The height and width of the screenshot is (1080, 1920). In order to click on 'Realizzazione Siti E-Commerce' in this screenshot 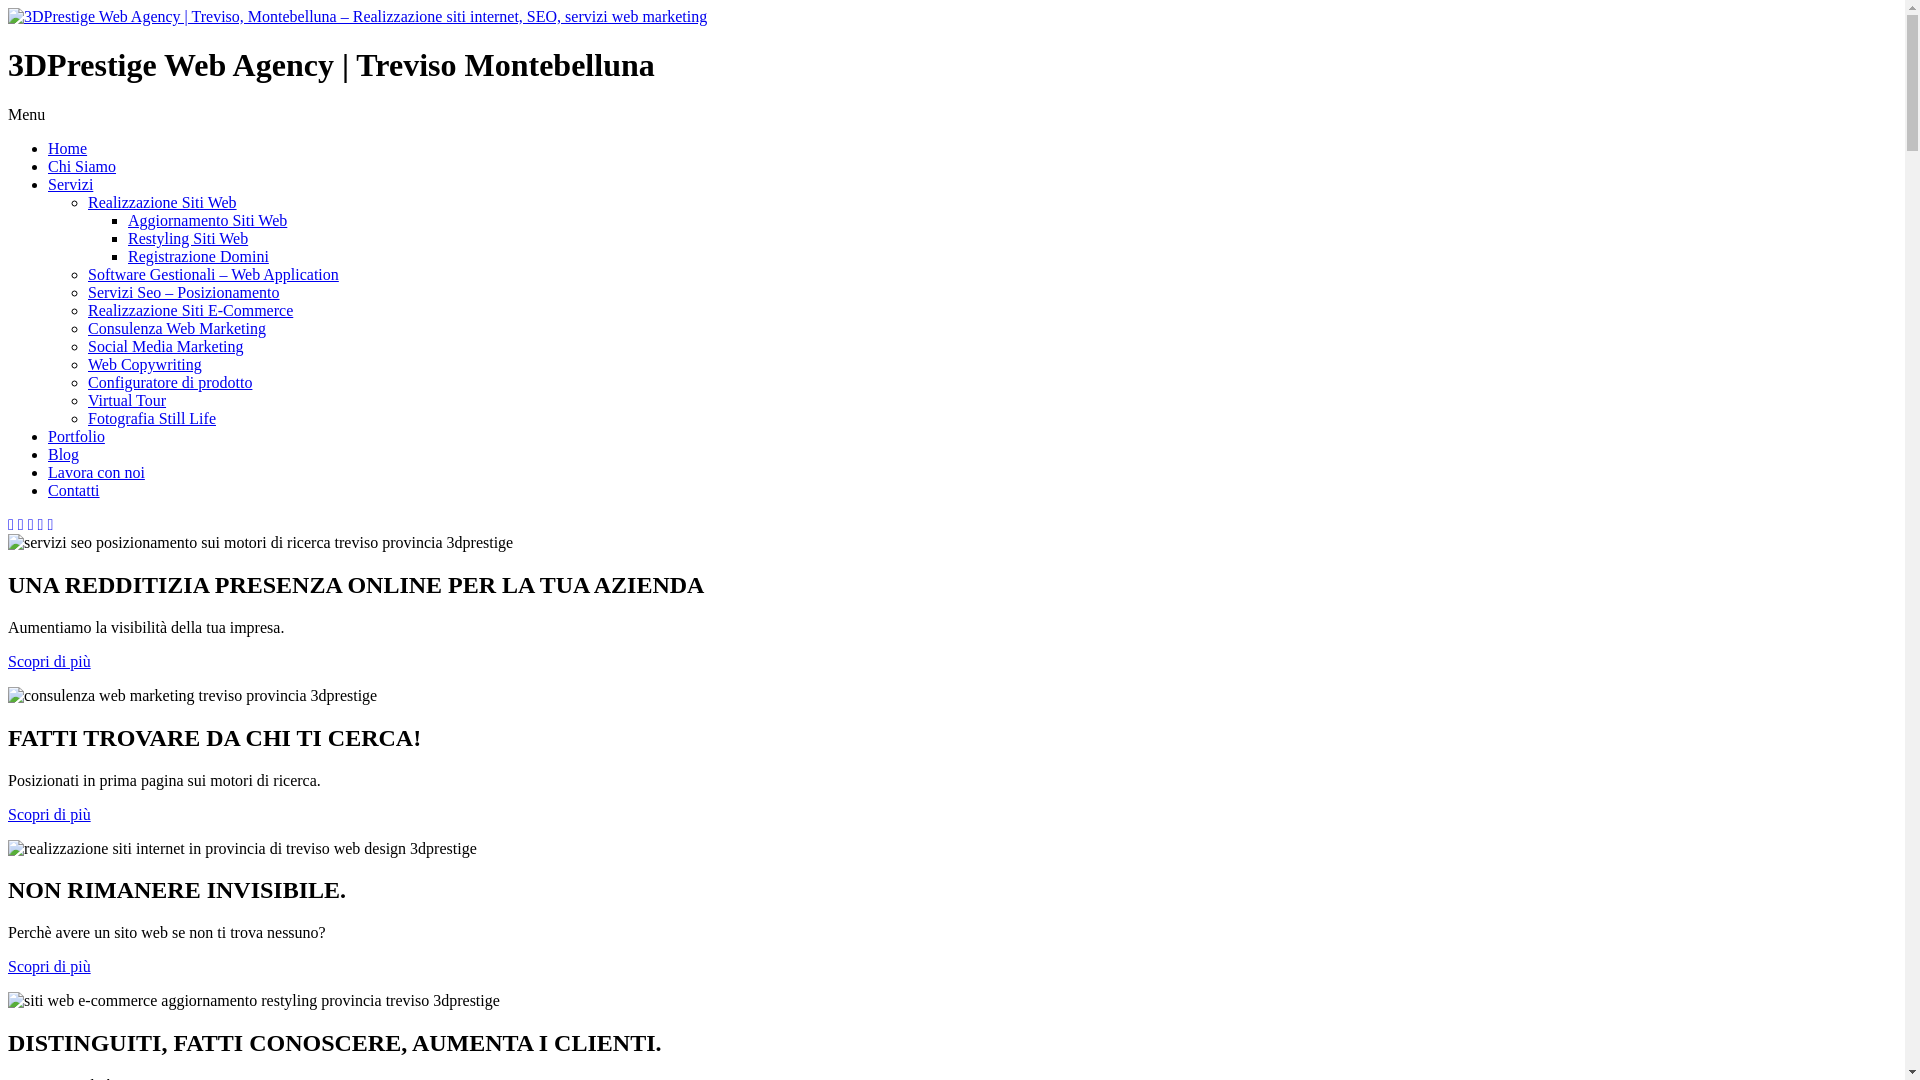, I will do `click(190, 310)`.